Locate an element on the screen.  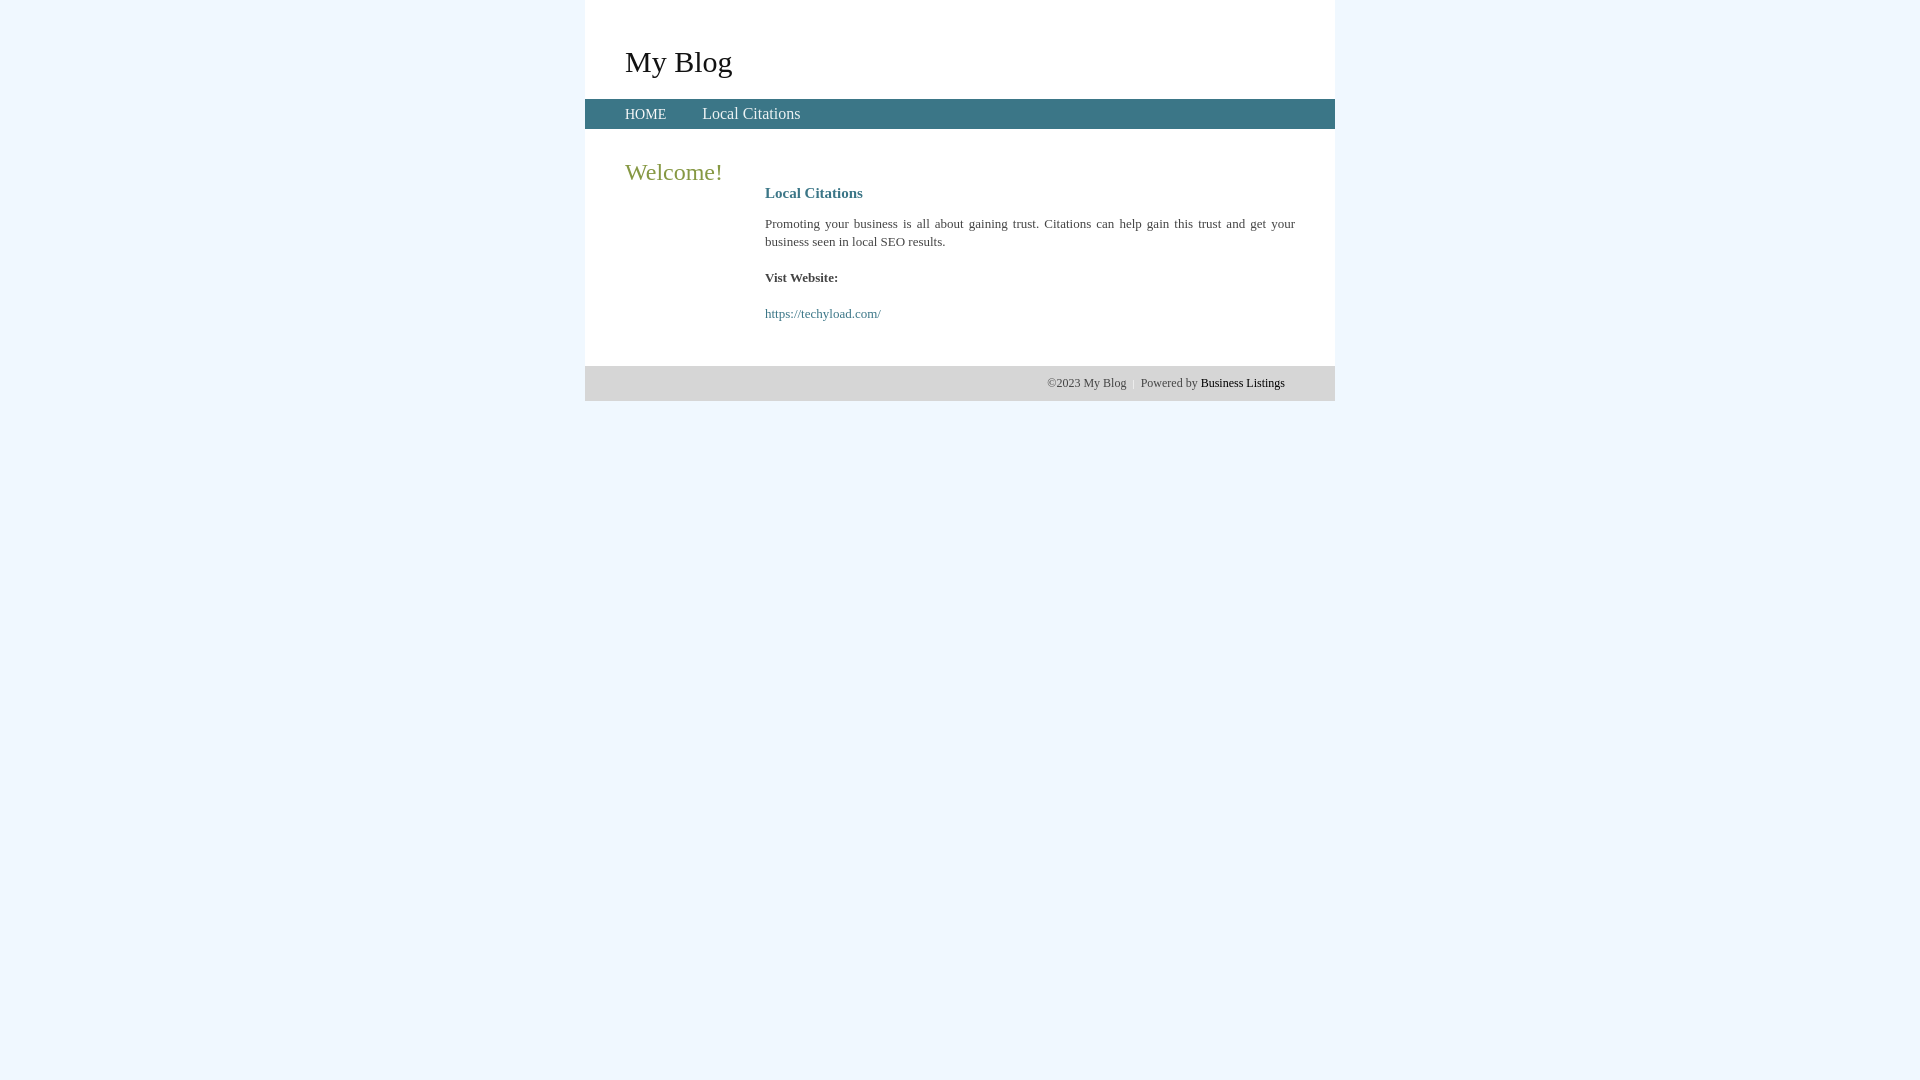
'https://techyload.com/' is located at coordinates (763, 313).